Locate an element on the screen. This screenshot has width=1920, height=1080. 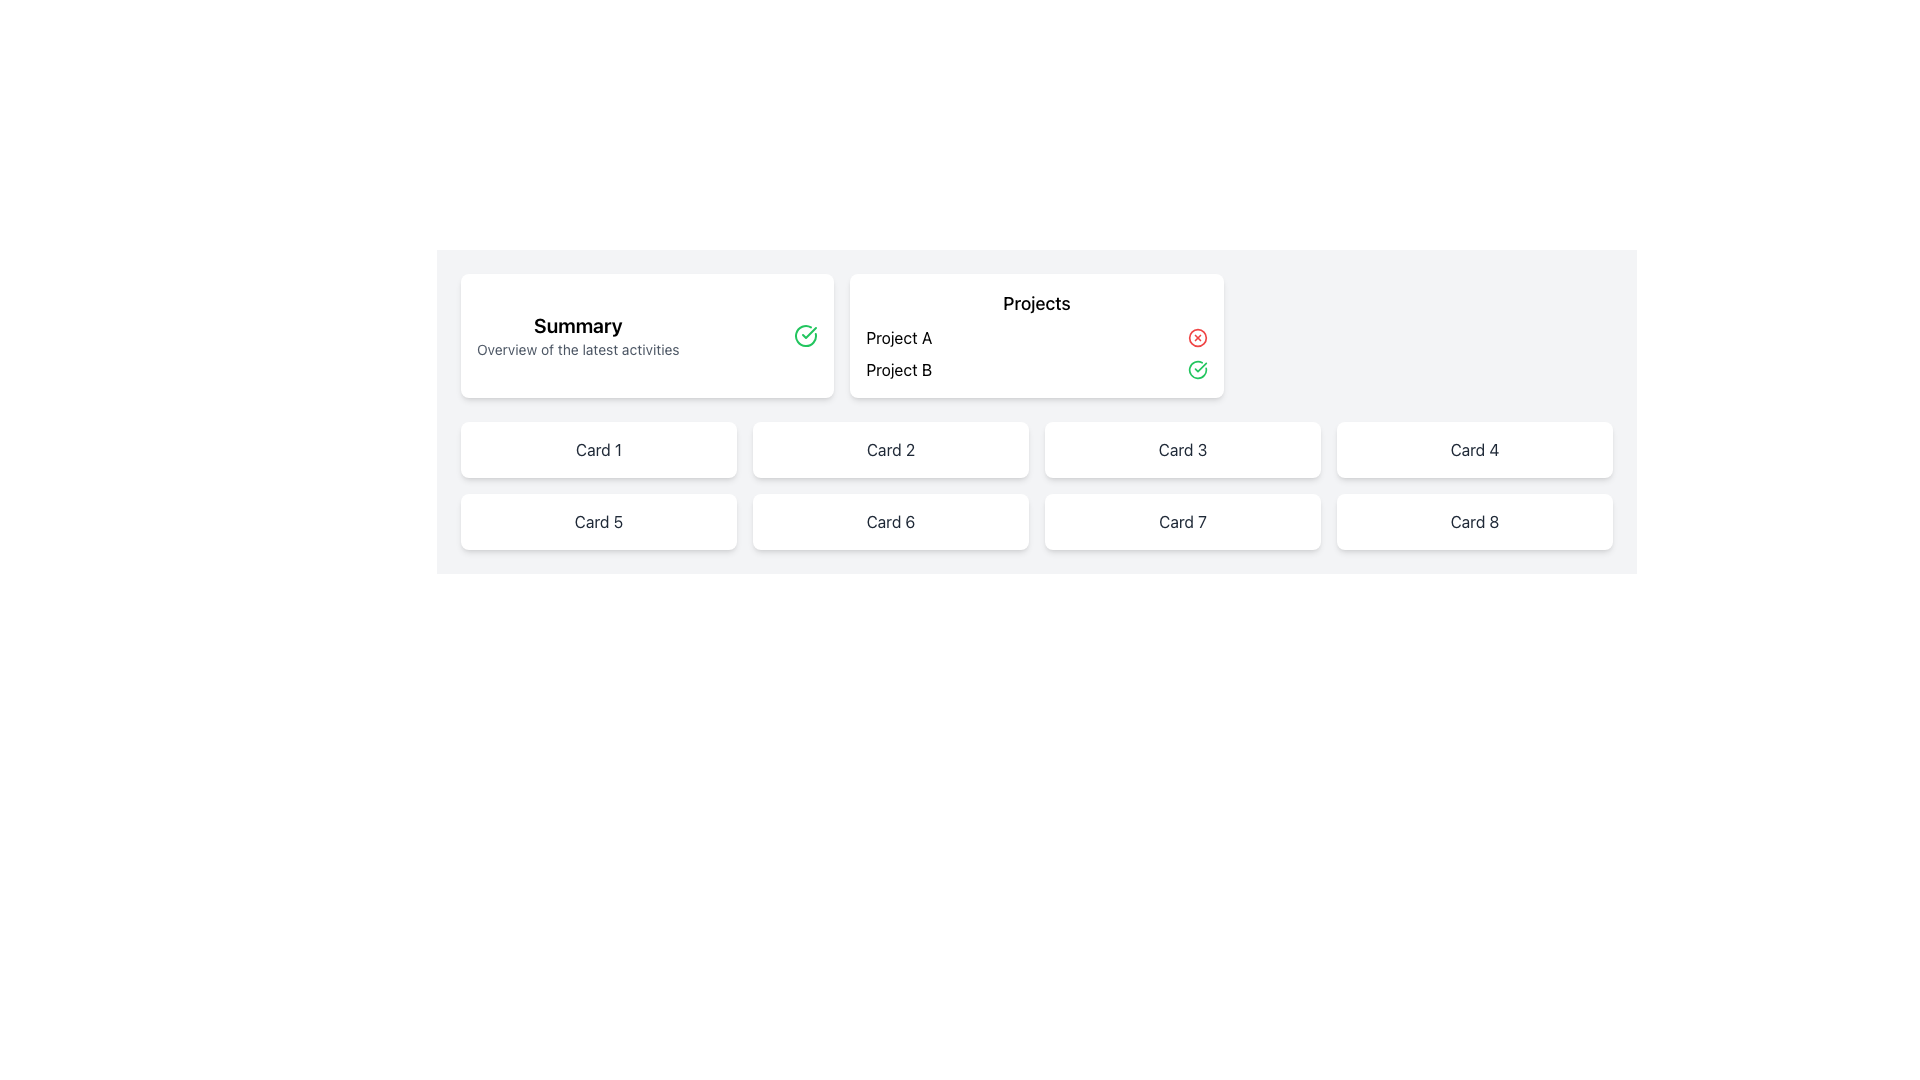
text label located in the seventh card of the grid layout, specifically in the second row and third column, for identification purposes is located at coordinates (1182, 520).